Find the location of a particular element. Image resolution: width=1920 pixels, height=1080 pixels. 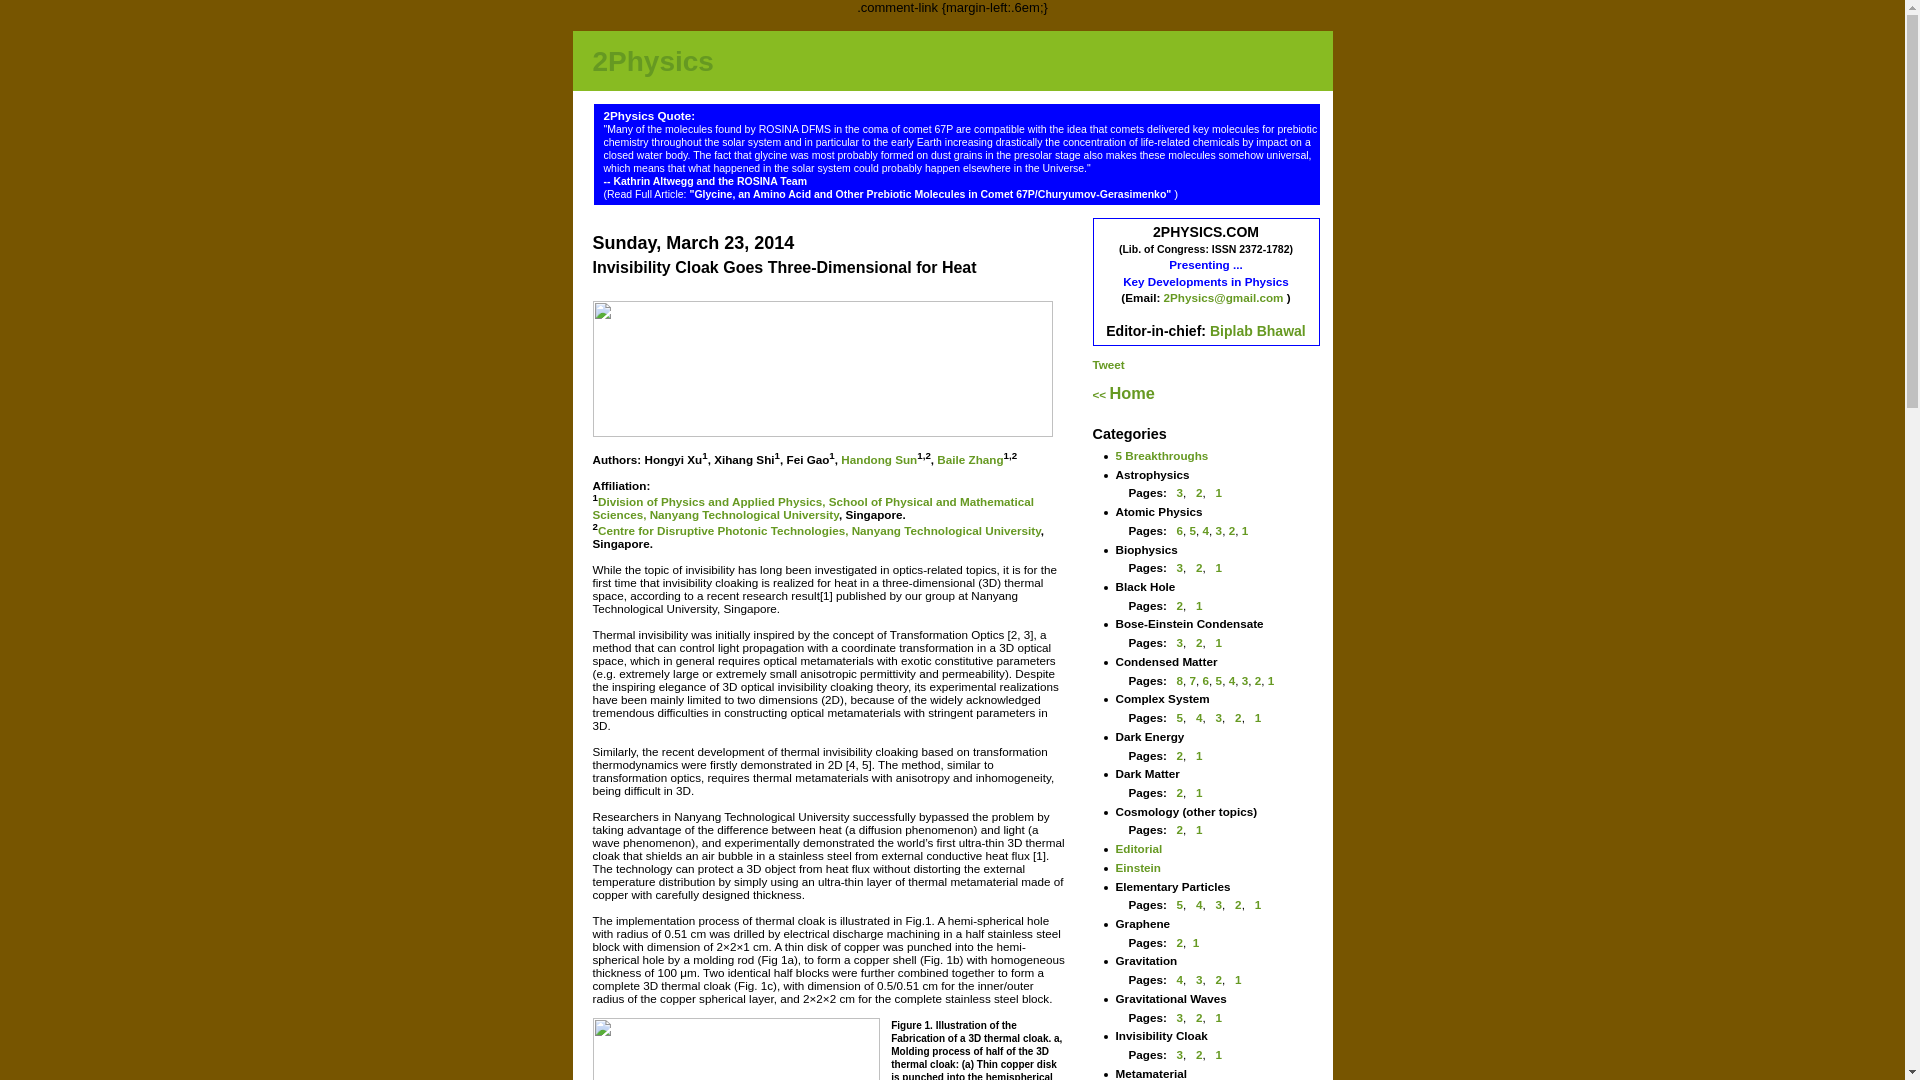

'3' is located at coordinates (1244, 679).